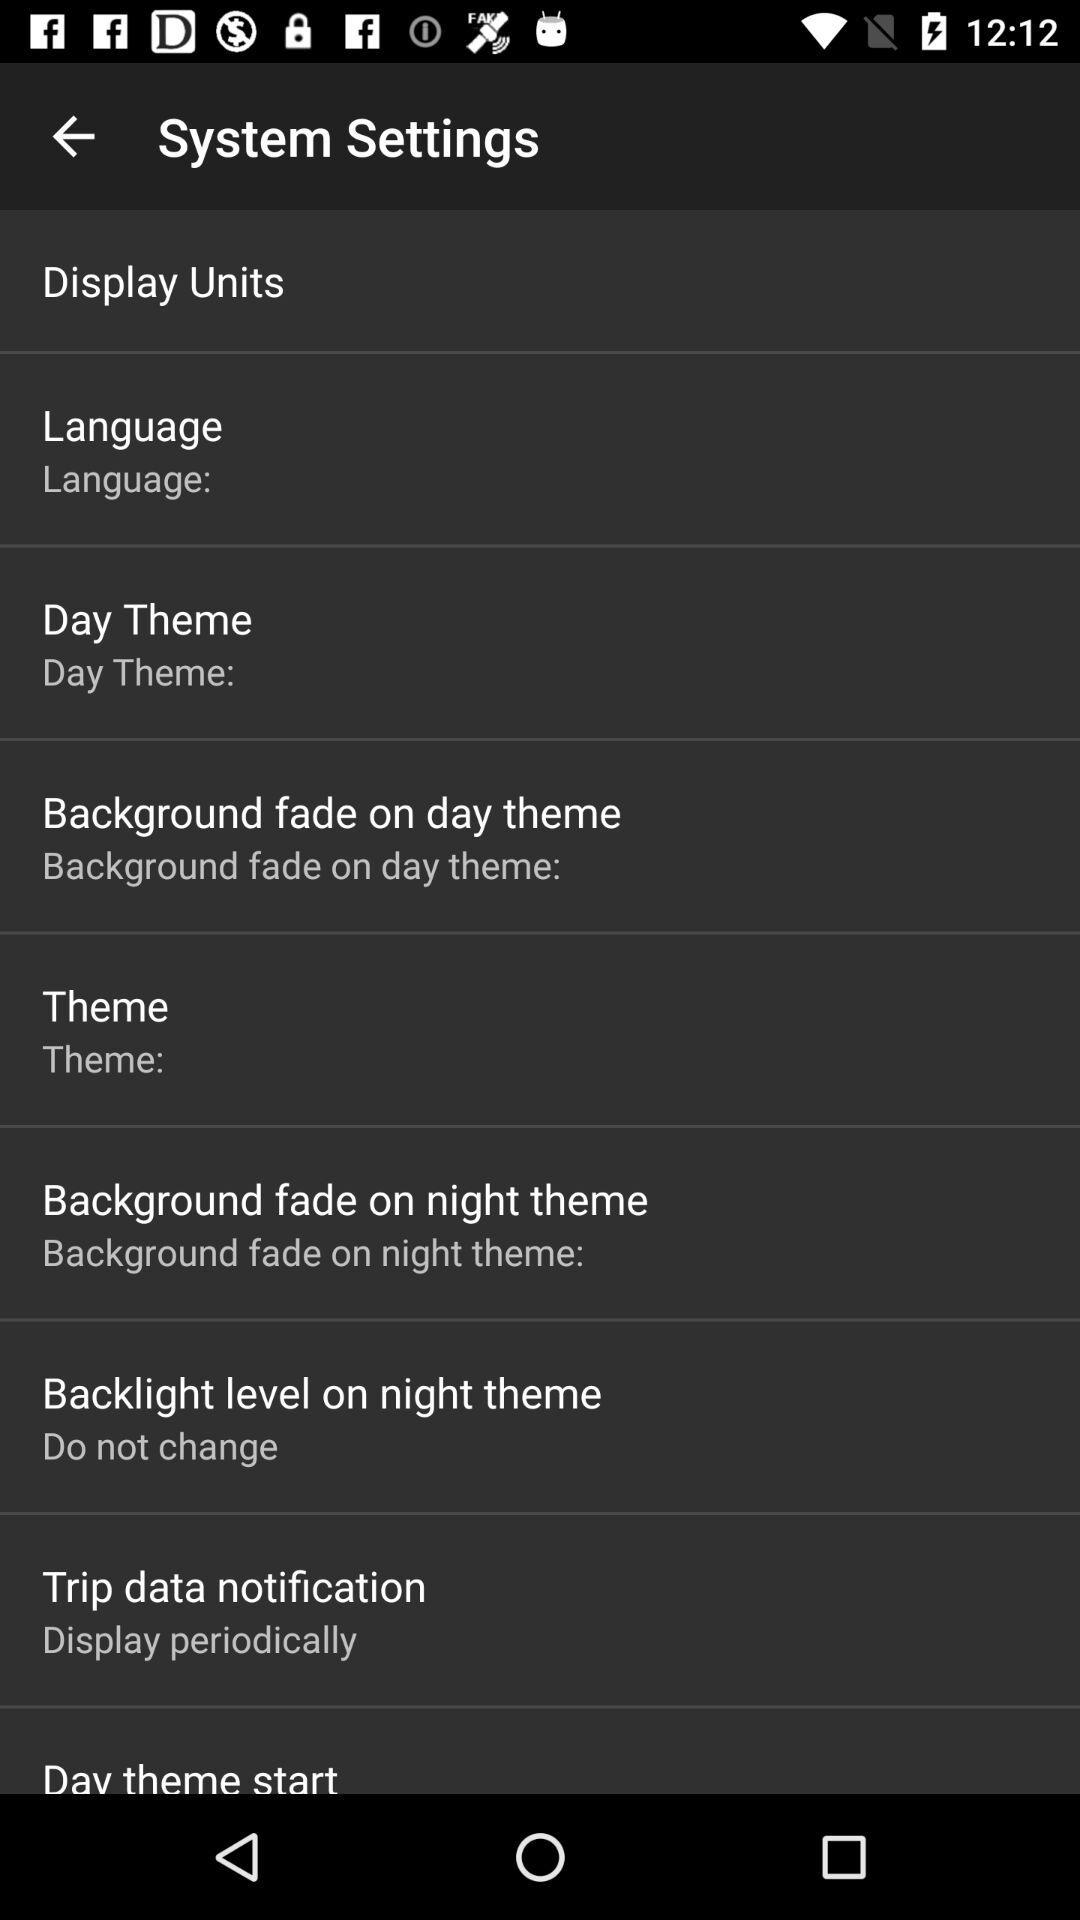  Describe the element at coordinates (159, 1445) in the screenshot. I see `do not change item` at that location.